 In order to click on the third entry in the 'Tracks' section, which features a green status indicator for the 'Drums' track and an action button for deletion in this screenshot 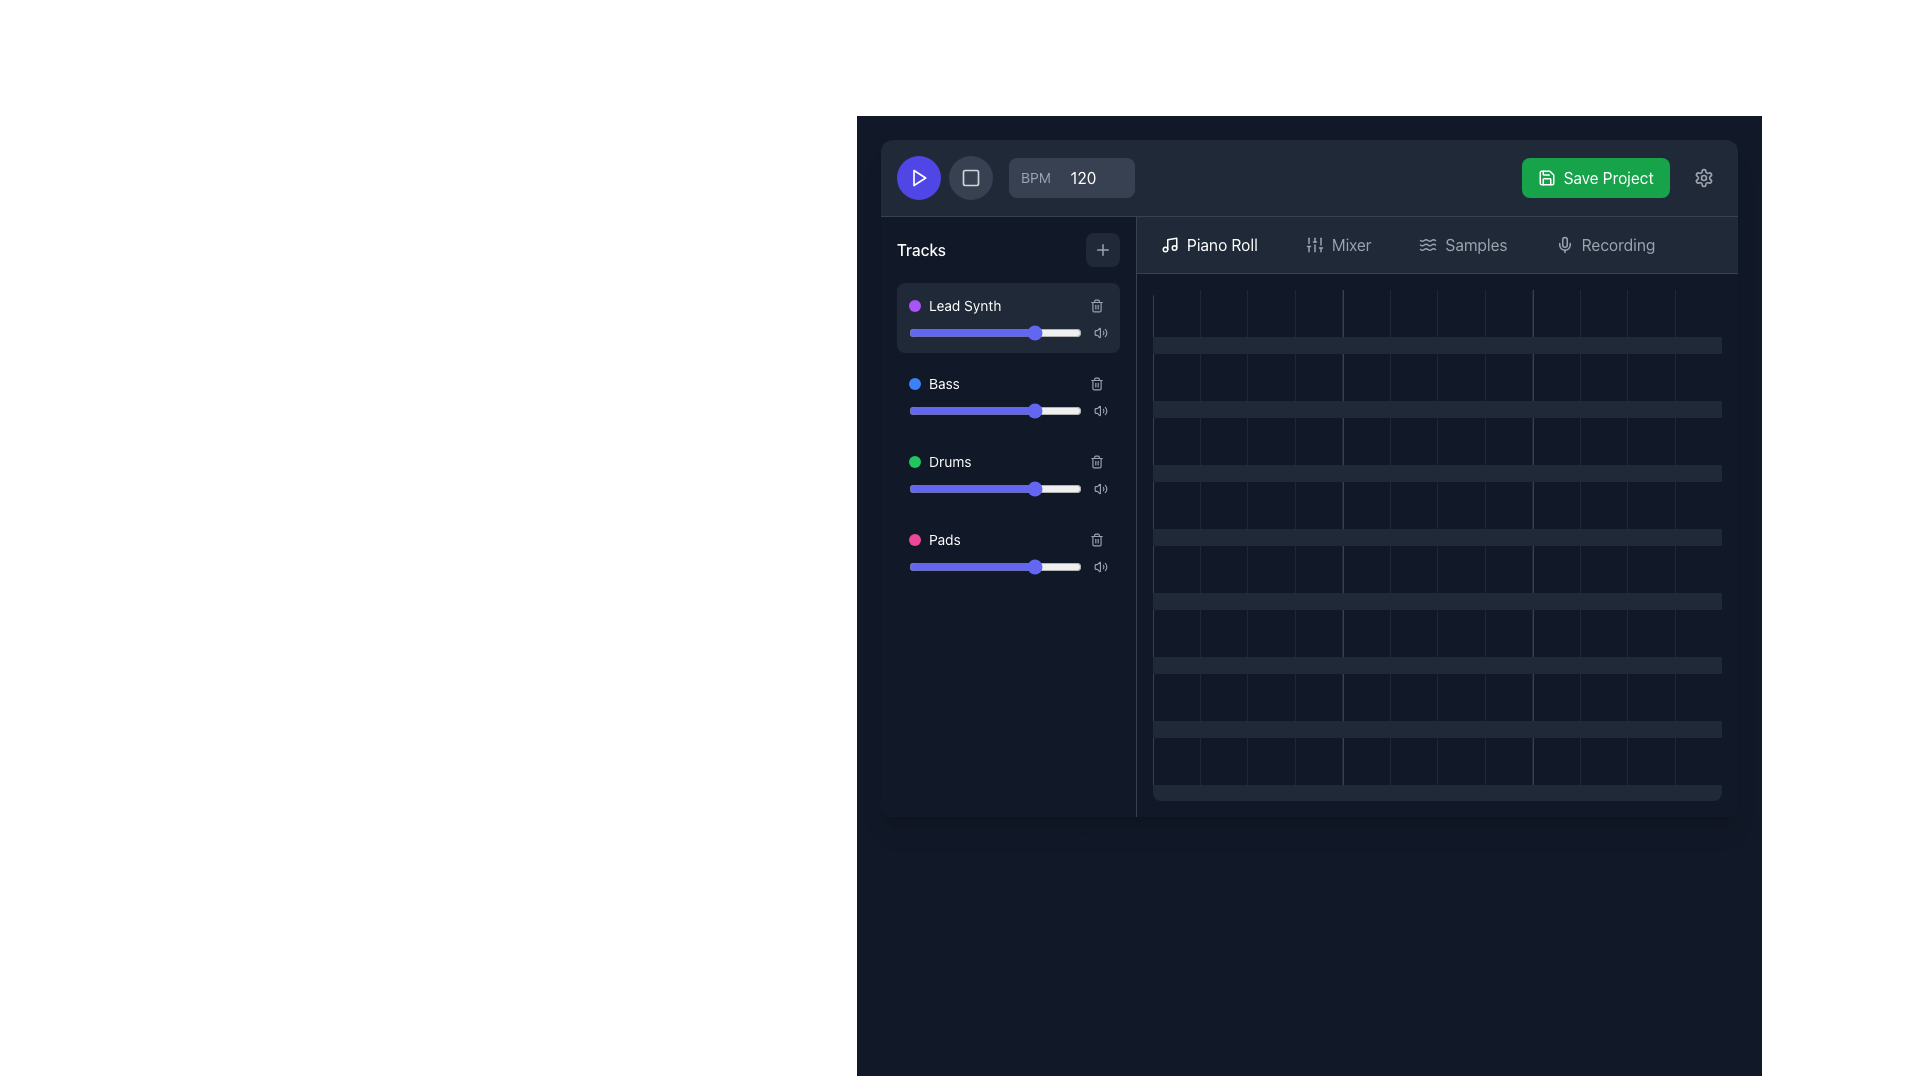, I will do `click(1008, 462)`.